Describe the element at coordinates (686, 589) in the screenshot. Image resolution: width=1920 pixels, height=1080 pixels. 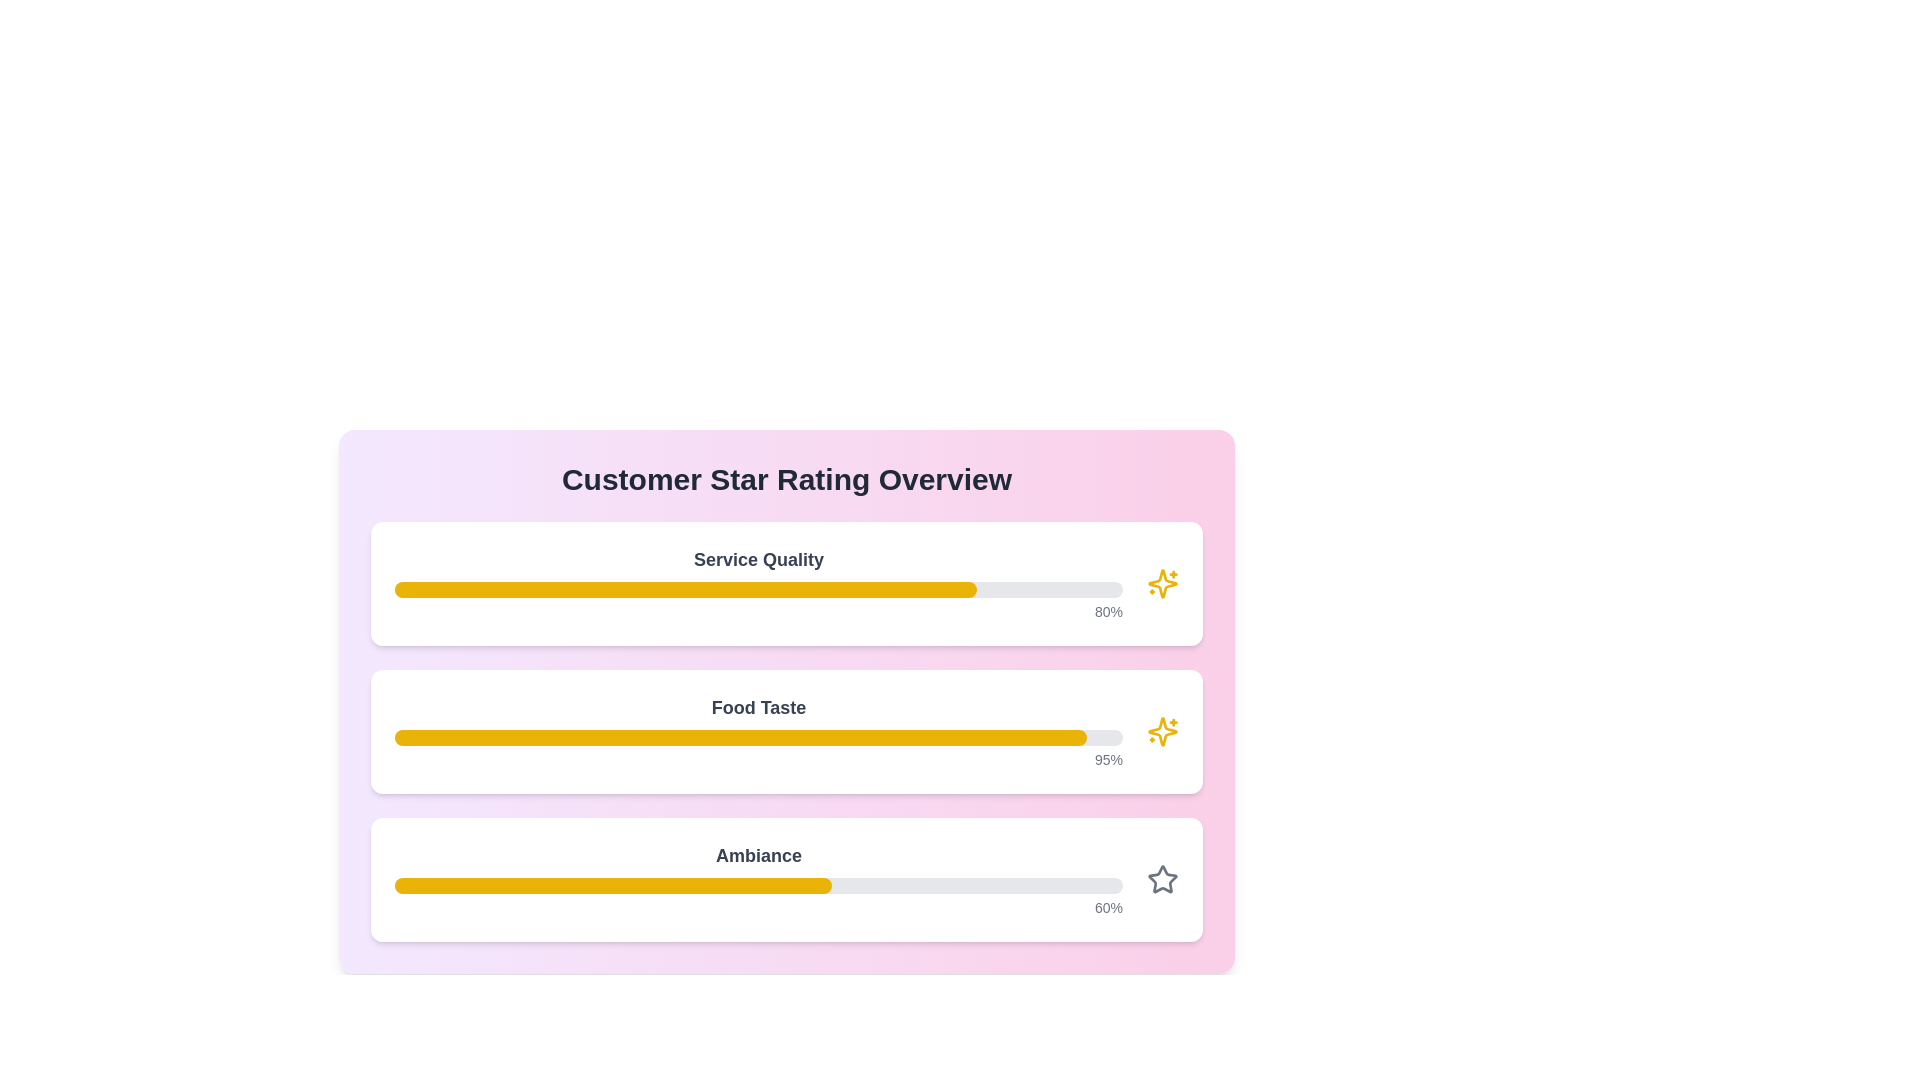
I see `the progress bar segment indicating 80% completion for 'Service Quality' located at the topmost progress bar` at that location.